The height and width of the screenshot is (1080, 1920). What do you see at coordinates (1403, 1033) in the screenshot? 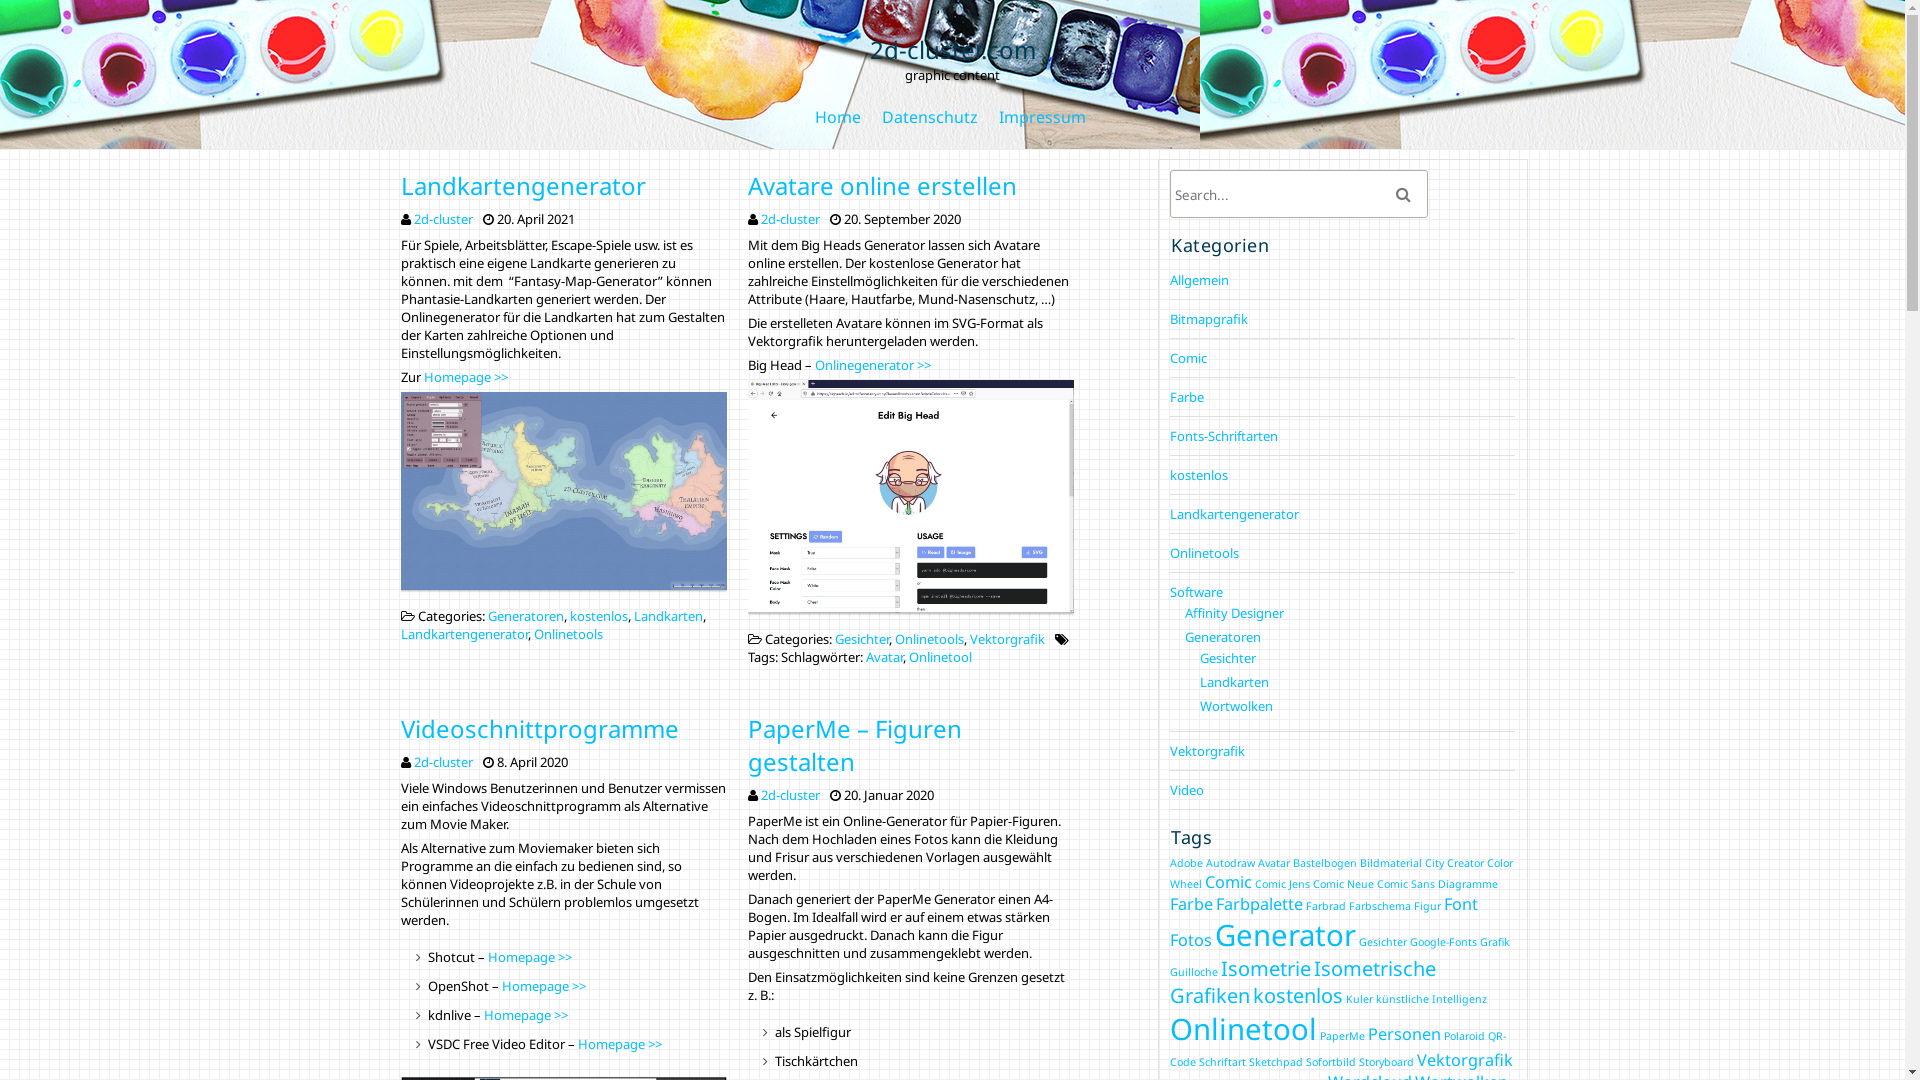
I see `'Personen'` at bounding box center [1403, 1033].